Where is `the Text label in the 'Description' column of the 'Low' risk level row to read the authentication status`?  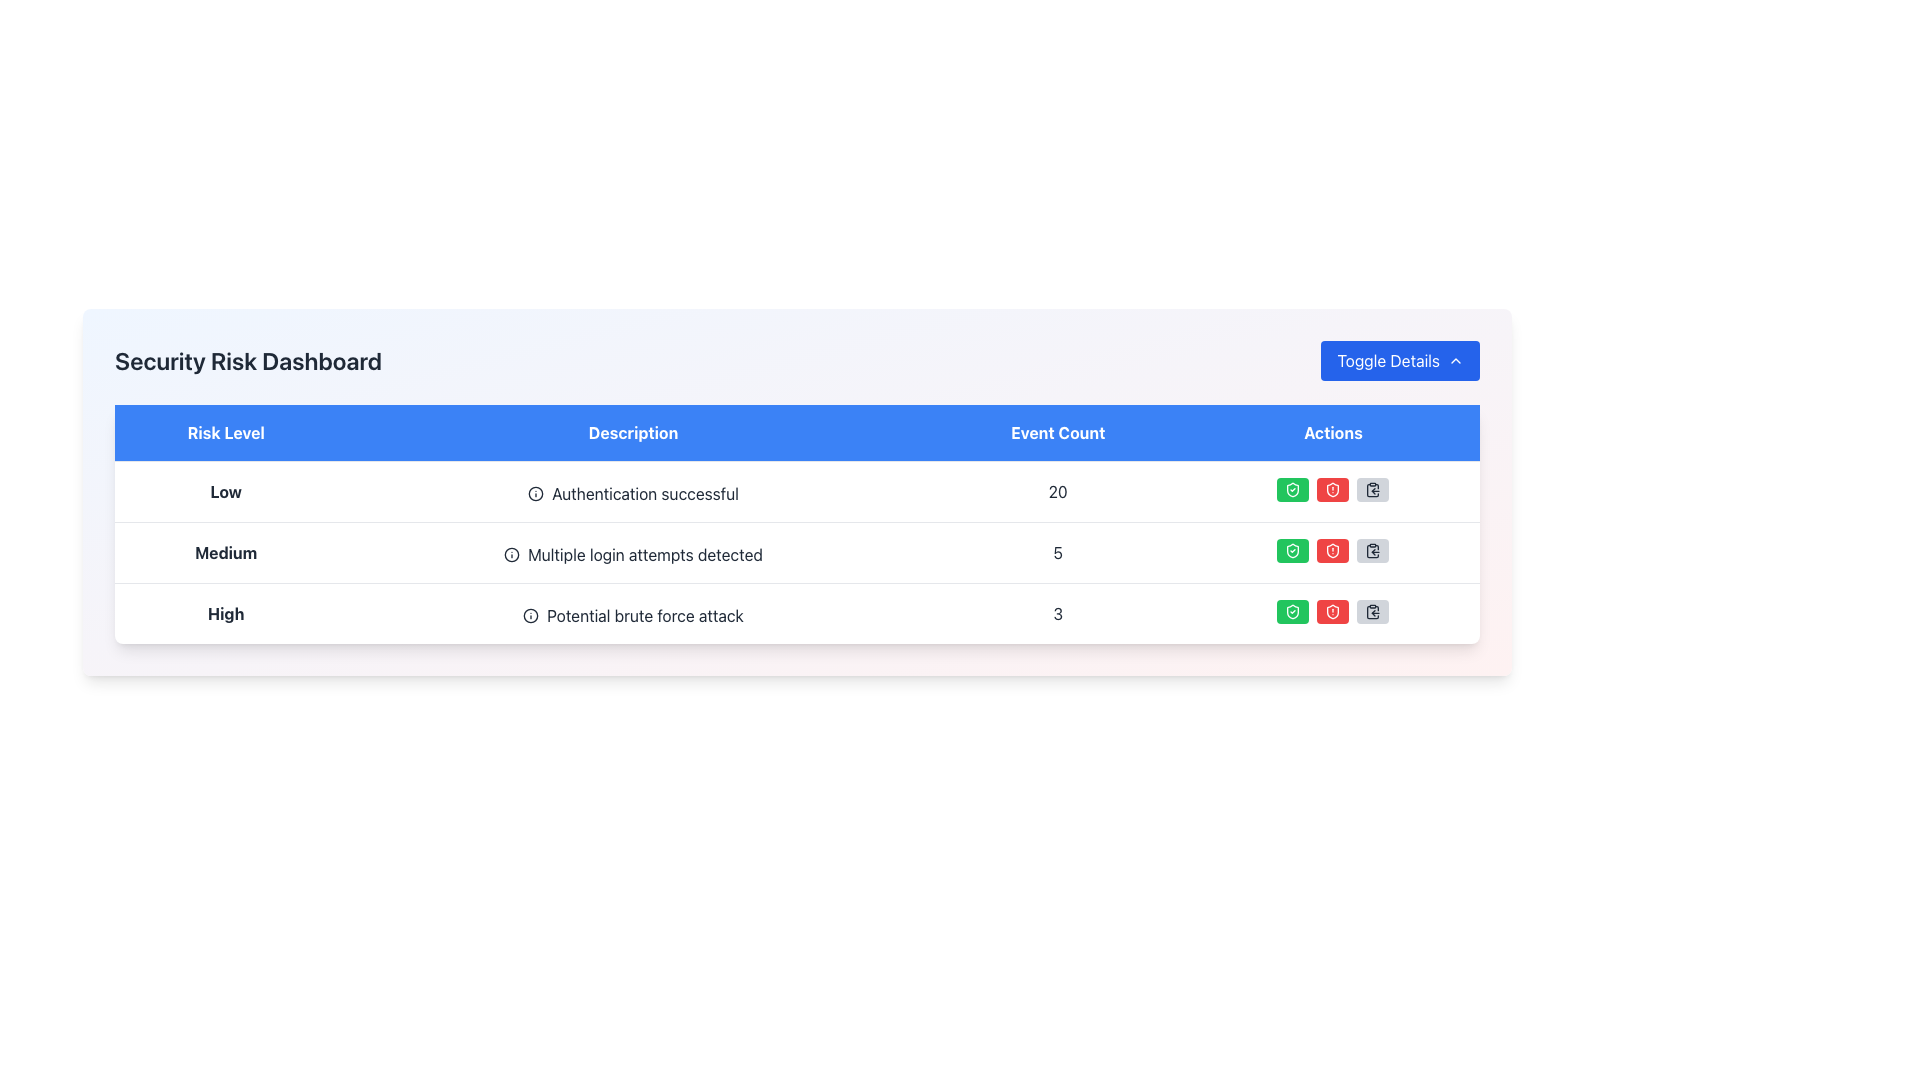 the Text label in the 'Description' column of the 'Low' risk level row to read the authentication status is located at coordinates (632, 493).